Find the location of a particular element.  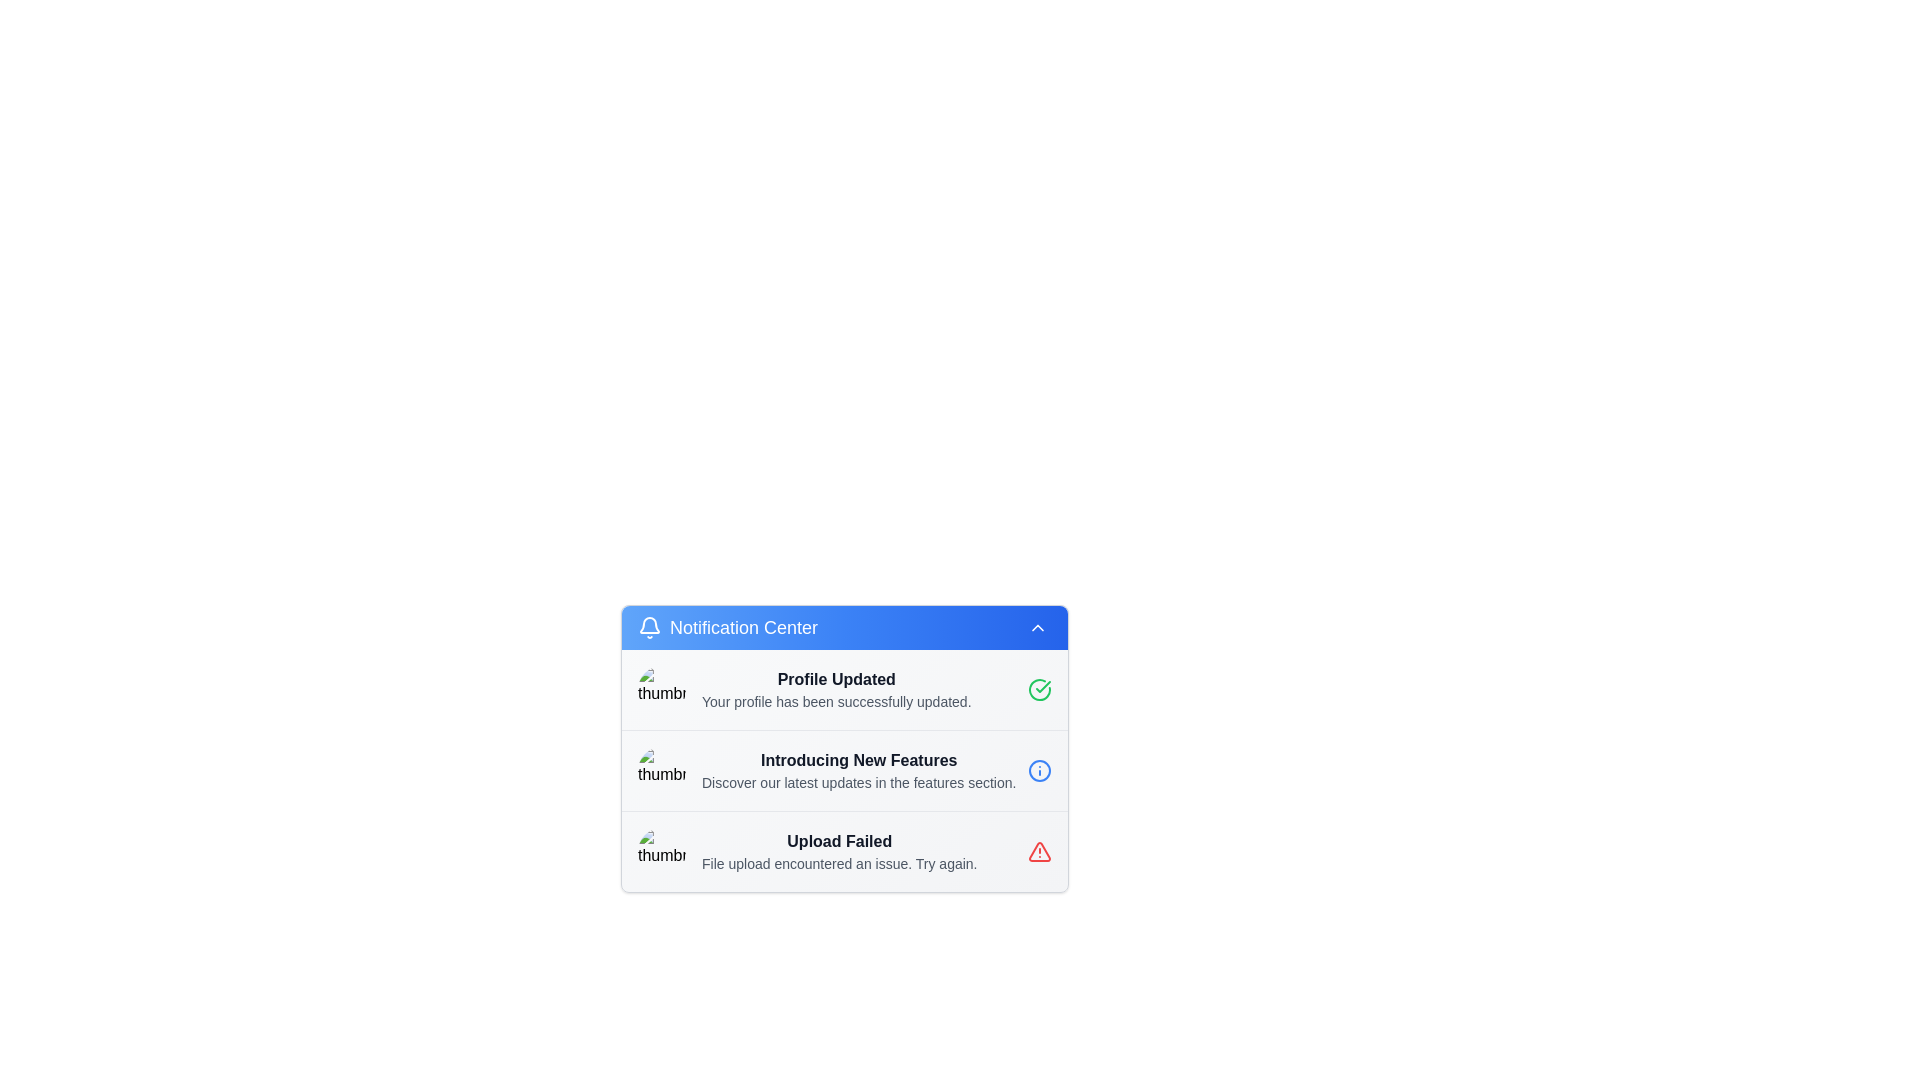

confirmation icon representing successful profile update, located near the top-right corner of the 'Profile Updated' notification is located at coordinates (1042, 685).